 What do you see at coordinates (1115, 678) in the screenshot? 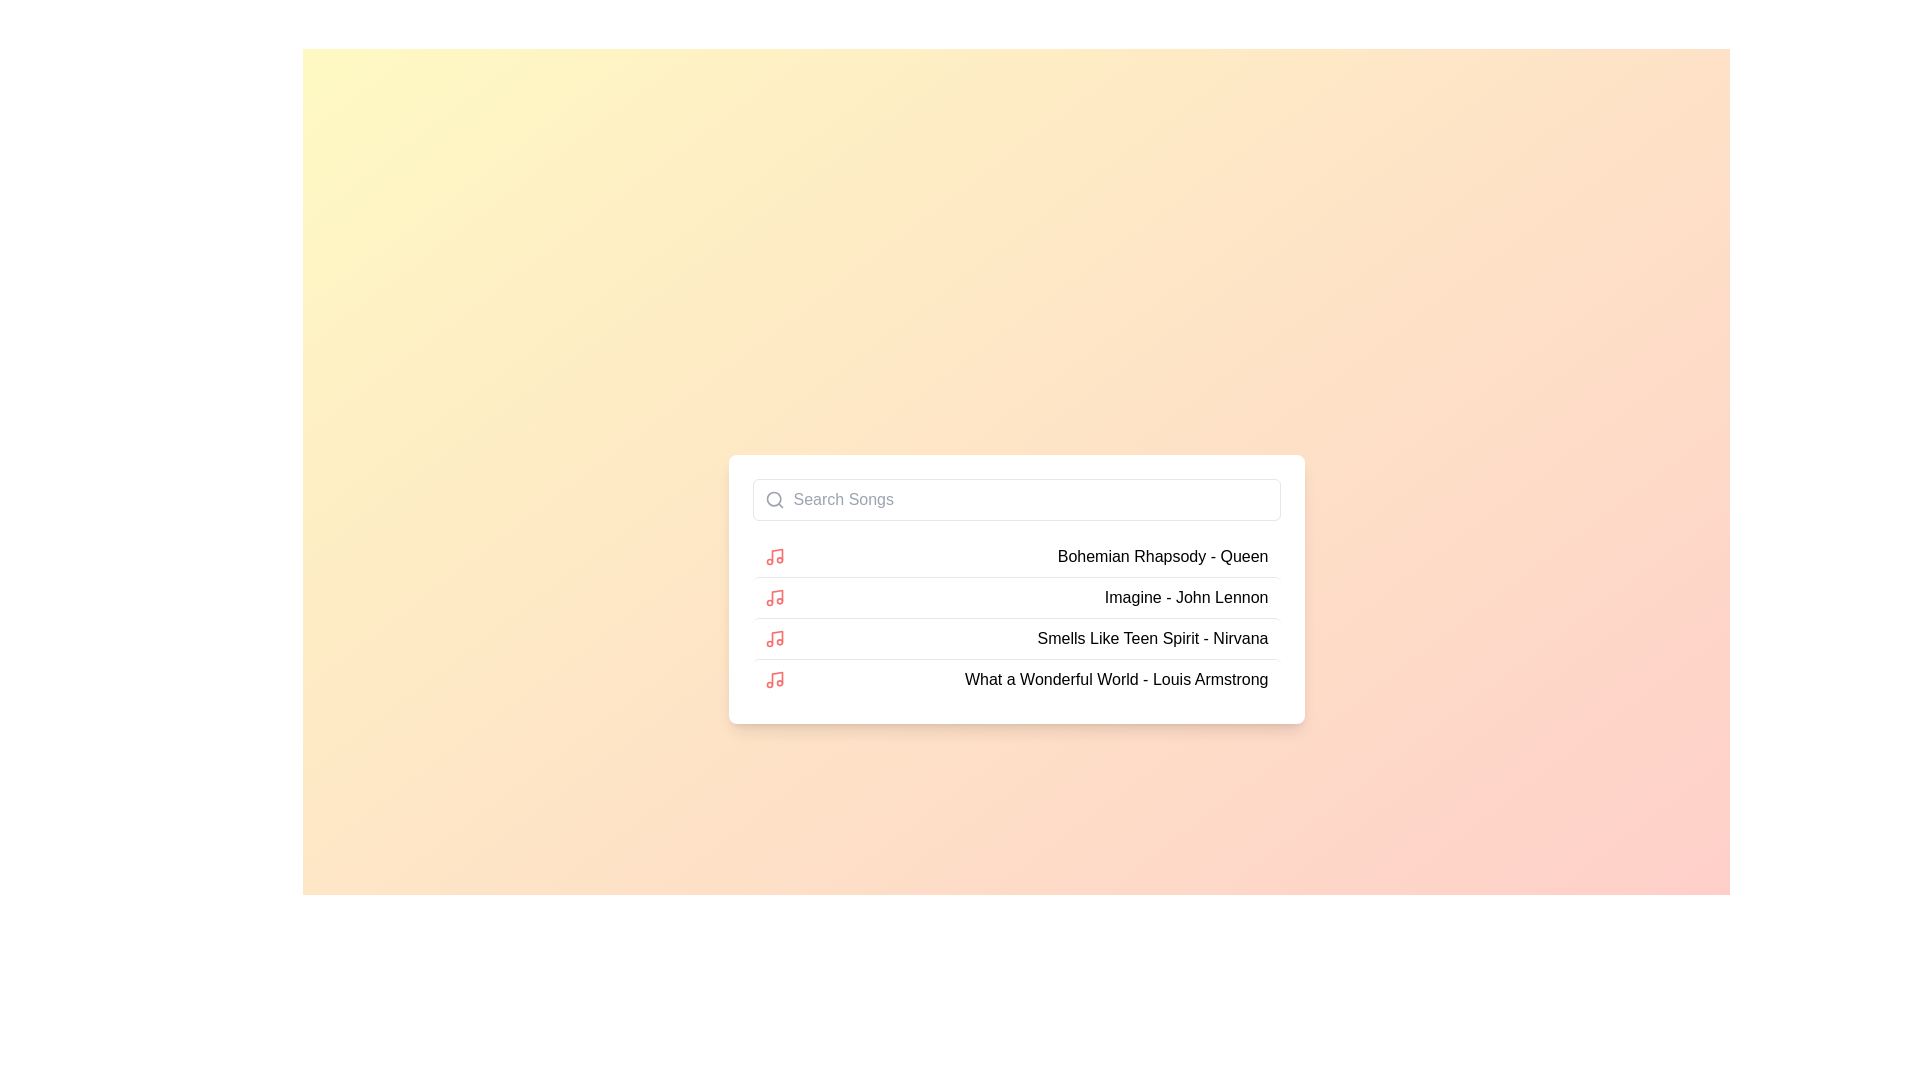
I see `the static informational text displaying 'What a Wonderful World - Louis Armstrong' in bold, black font, which is the last item in a vertical list of similar elements` at bounding box center [1115, 678].